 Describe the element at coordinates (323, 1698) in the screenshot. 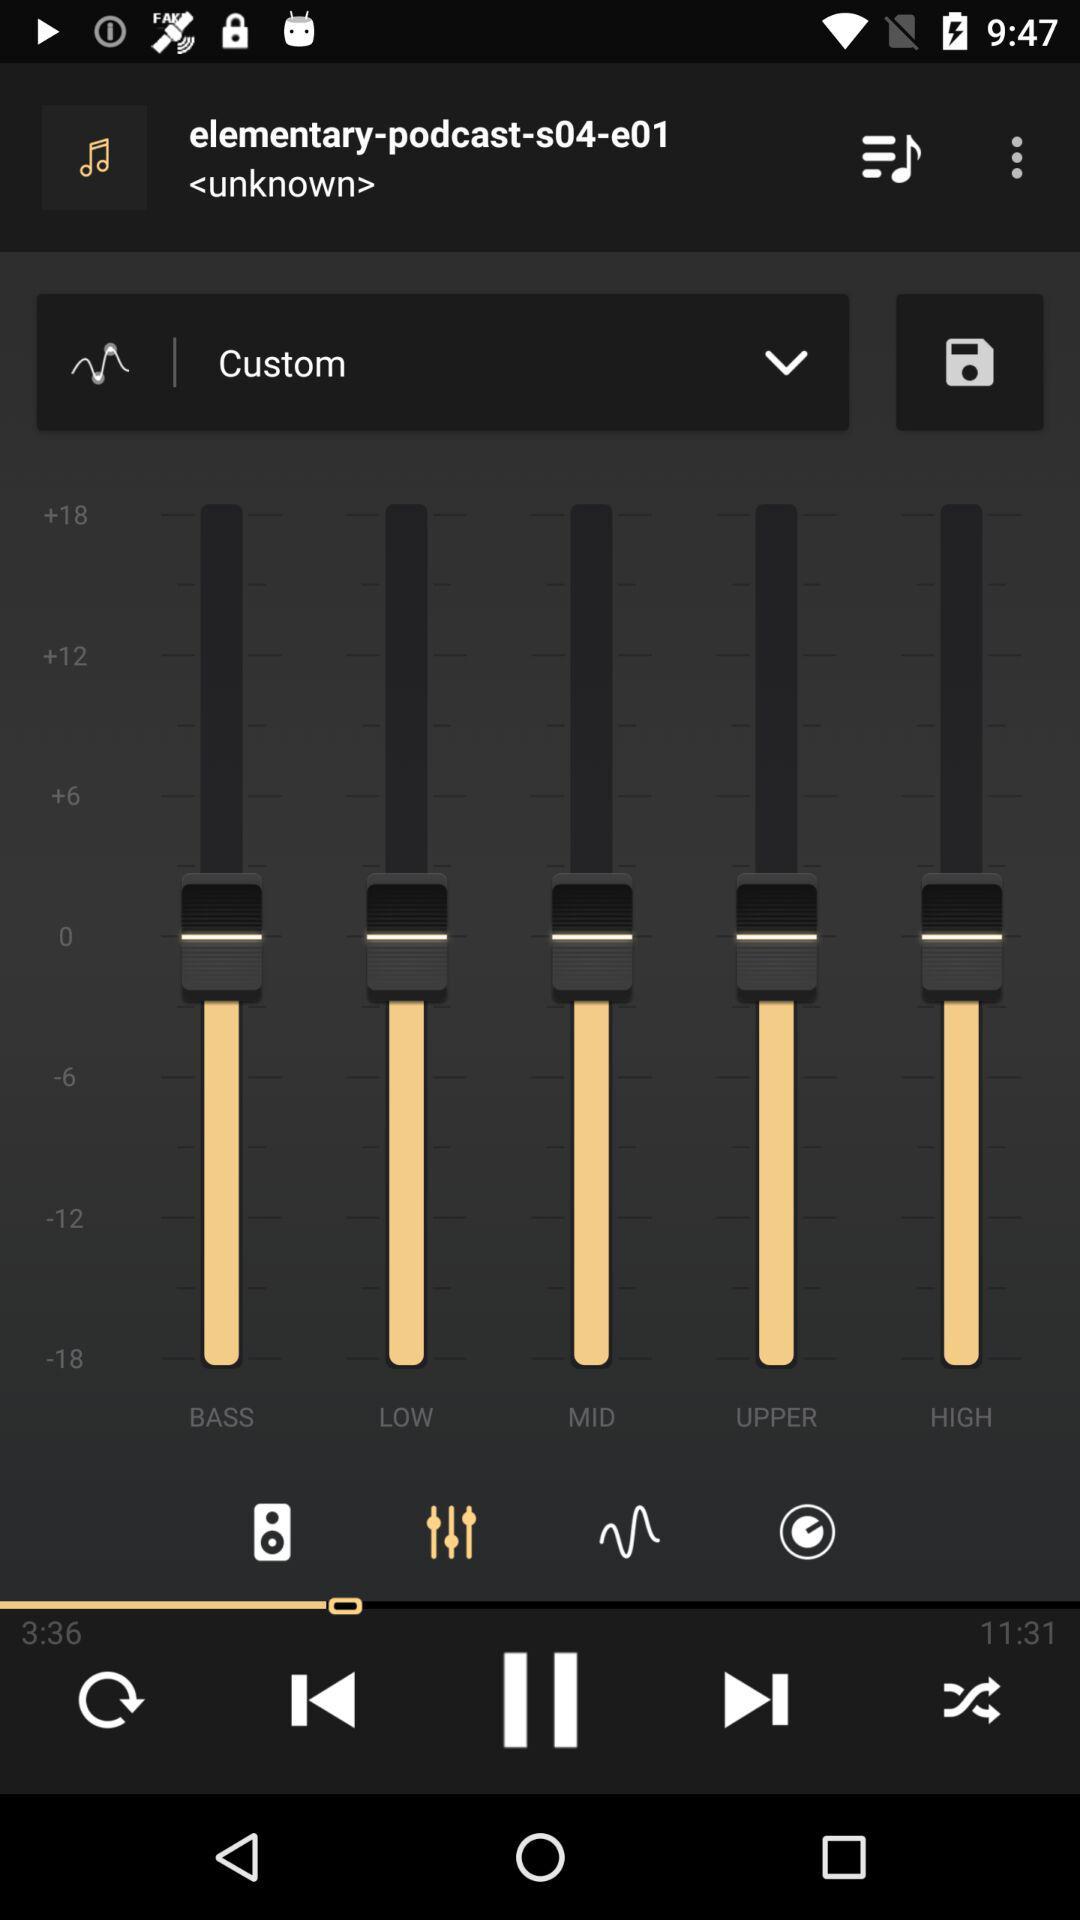

I see `the skip_previous icon` at that location.